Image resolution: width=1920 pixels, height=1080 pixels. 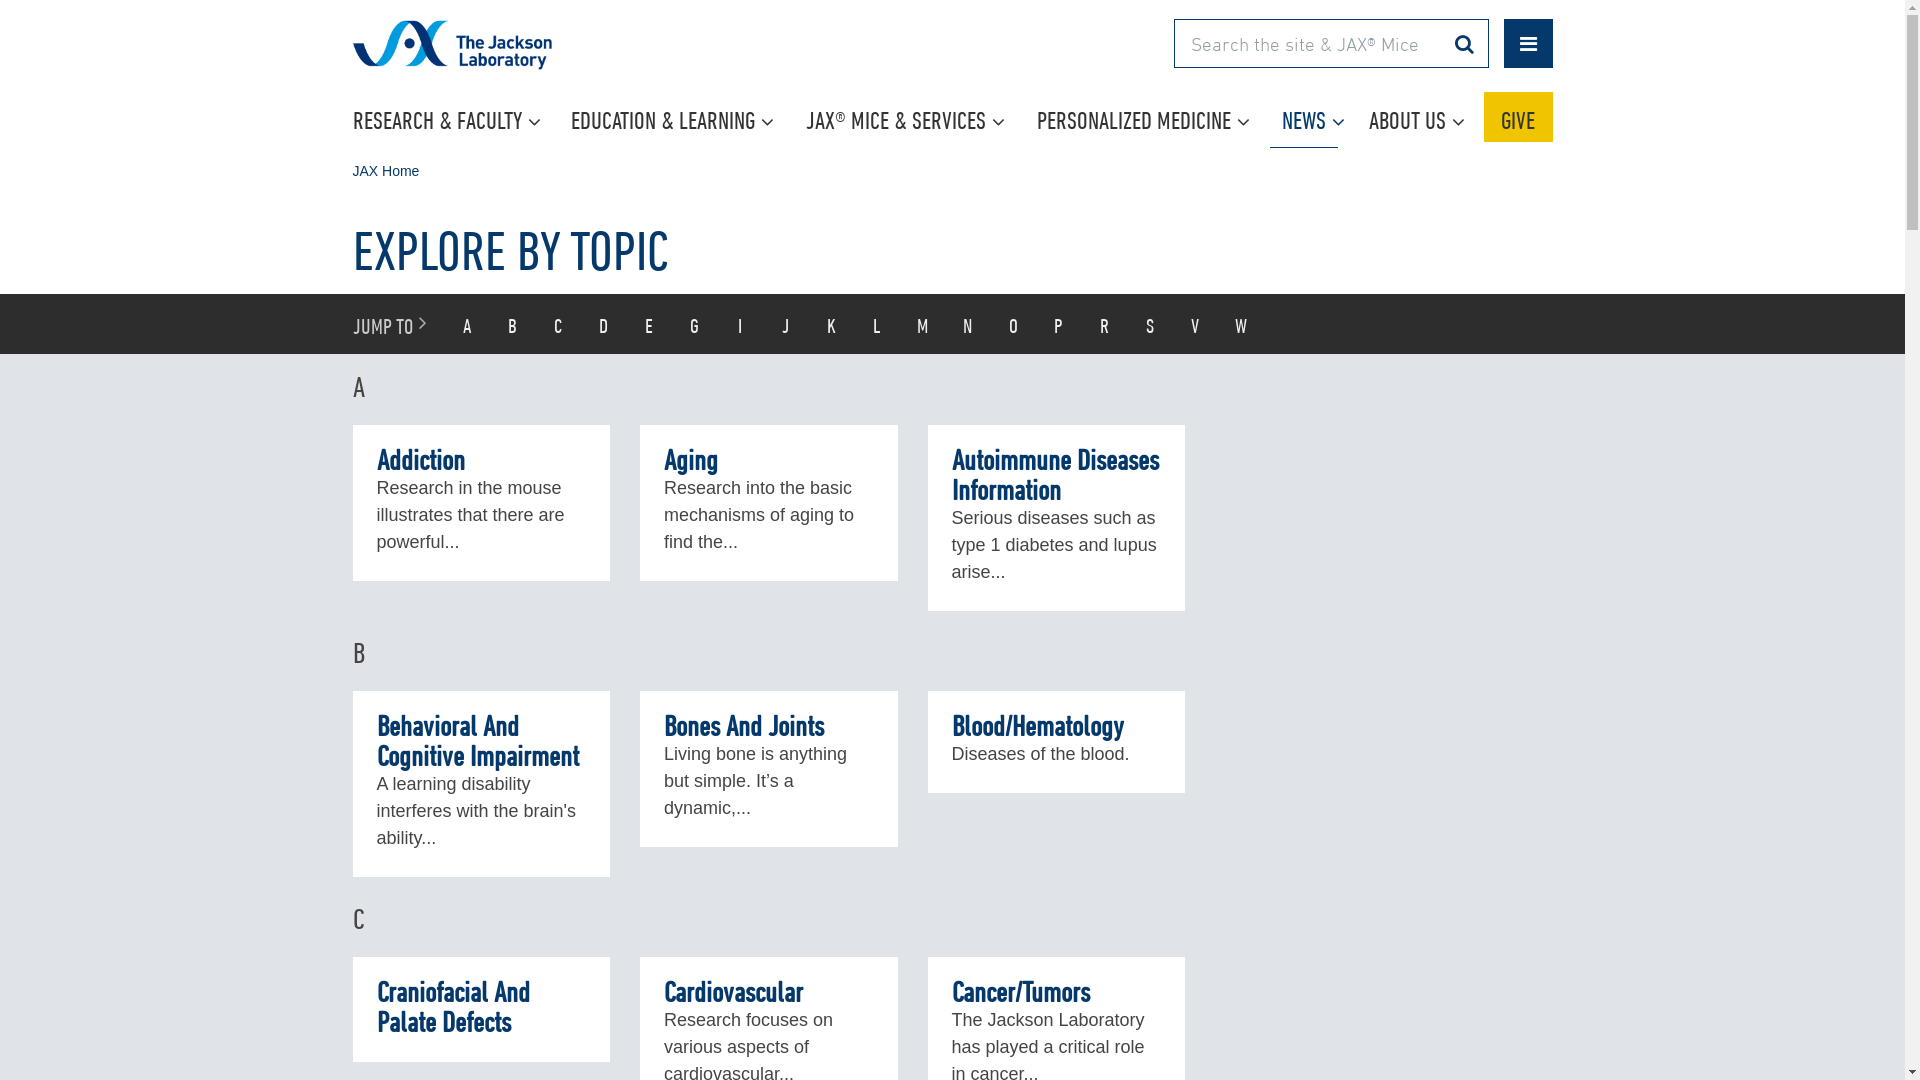 What do you see at coordinates (968, 323) in the screenshot?
I see `'N'` at bounding box center [968, 323].